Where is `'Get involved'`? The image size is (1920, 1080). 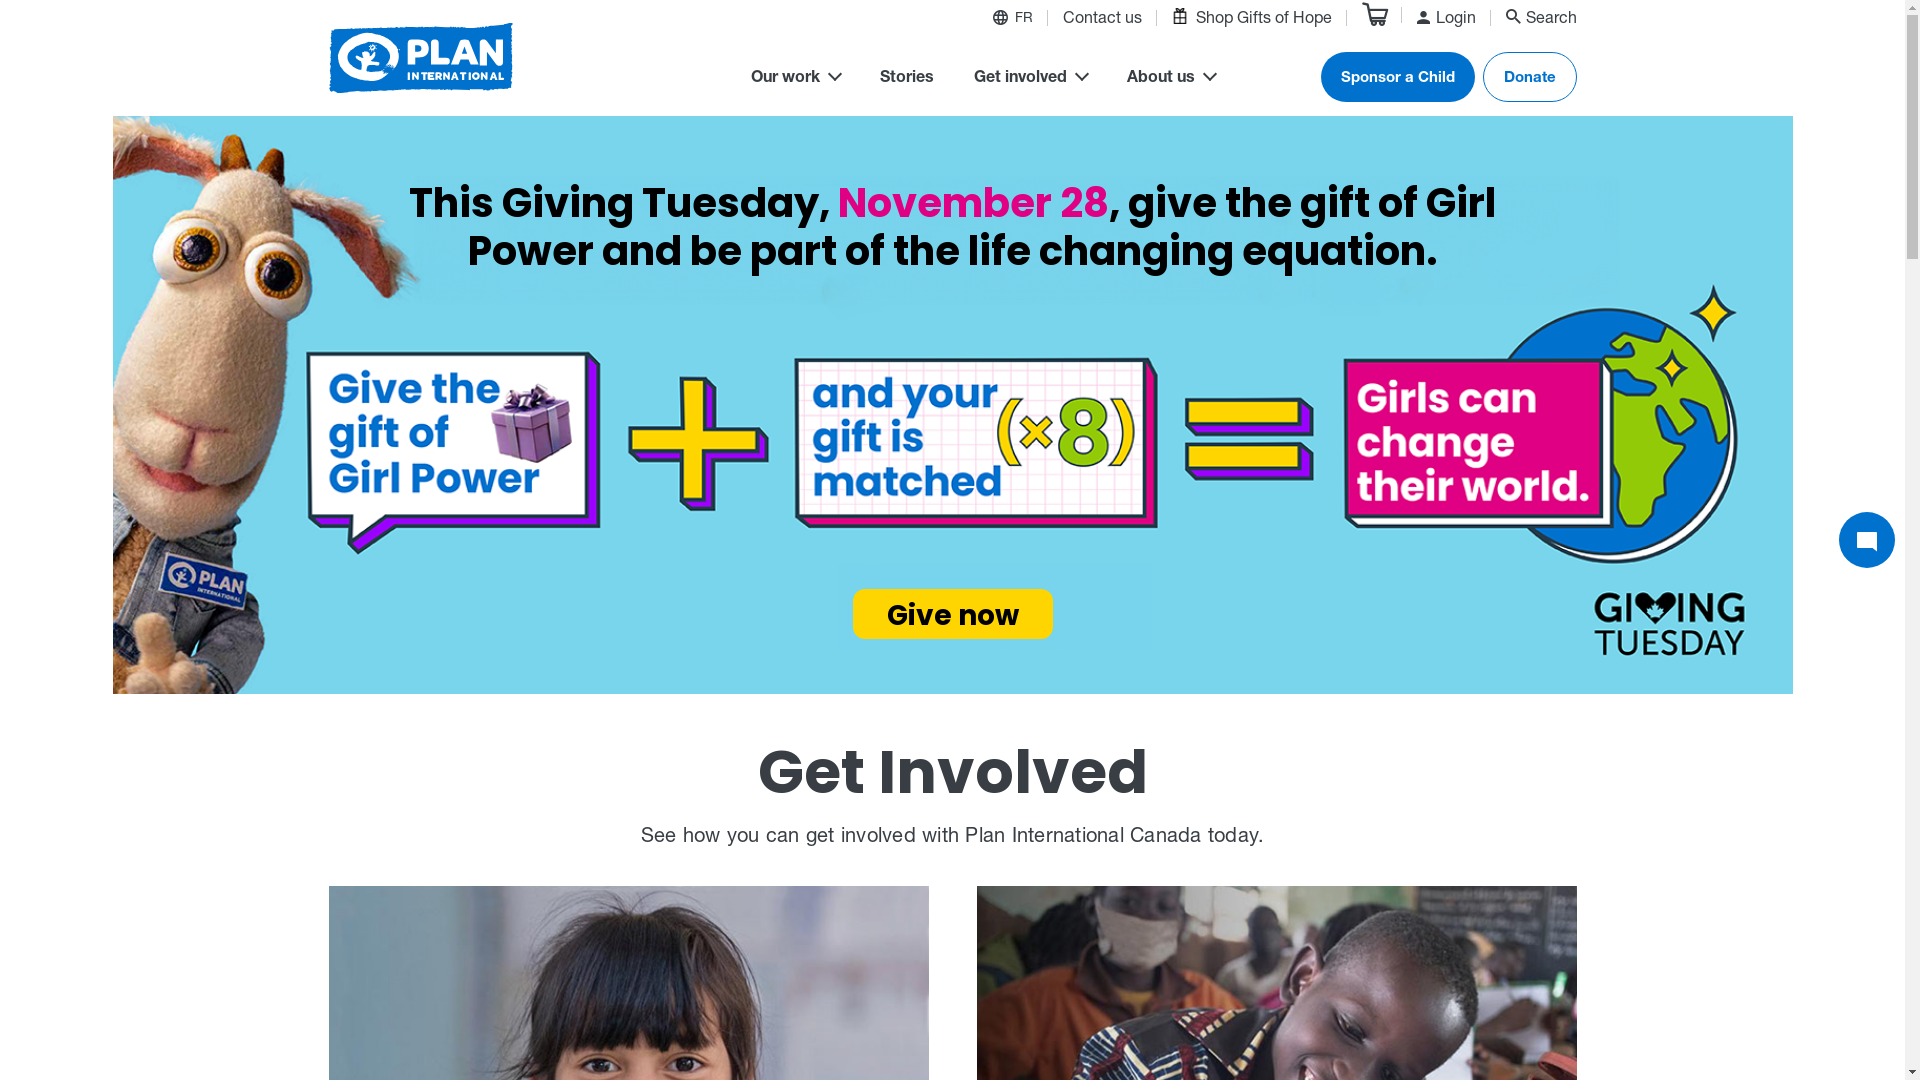
'Get involved' is located at coordinates (974, 79).